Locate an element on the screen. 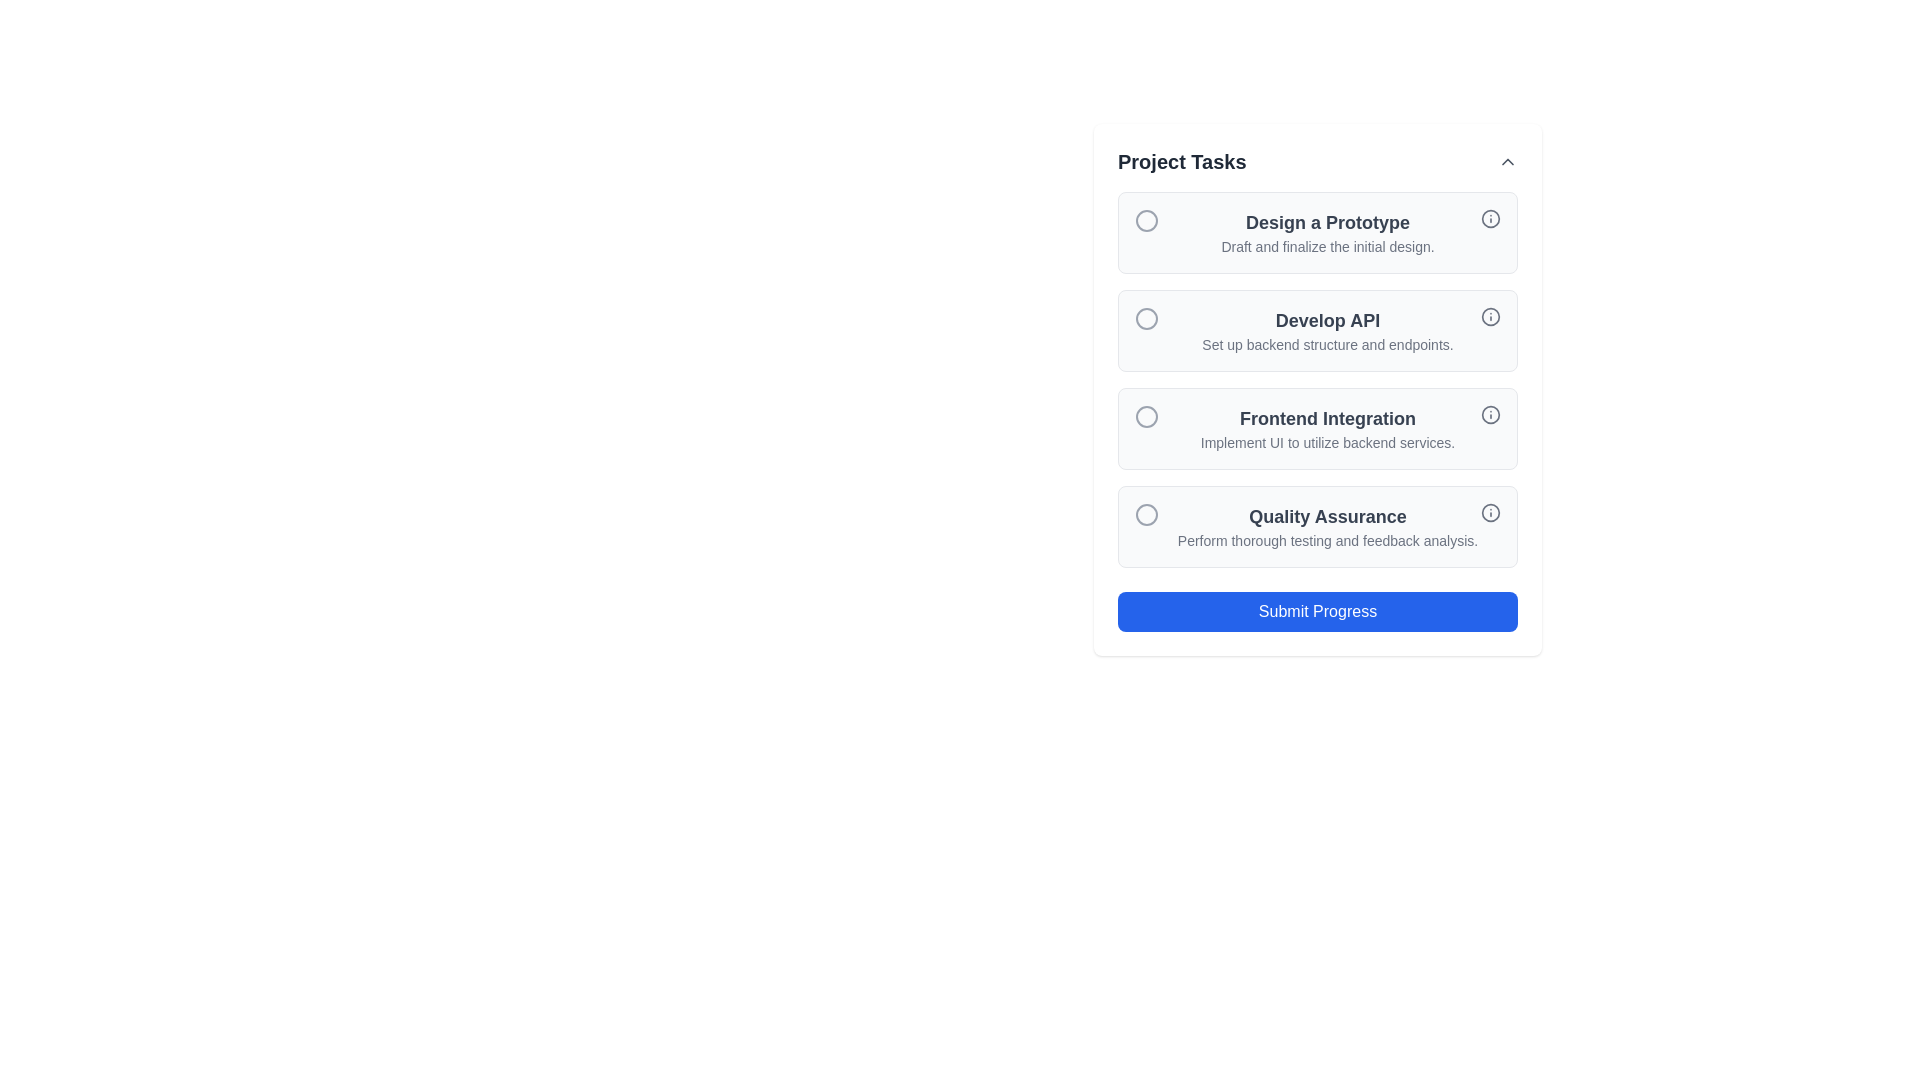  the text label containing 'Draft and finalize the initial design.' which is styled in a smaller, light gray font beneath the heading 'Design a Prototype.' is located at coordinates (1328, 245).